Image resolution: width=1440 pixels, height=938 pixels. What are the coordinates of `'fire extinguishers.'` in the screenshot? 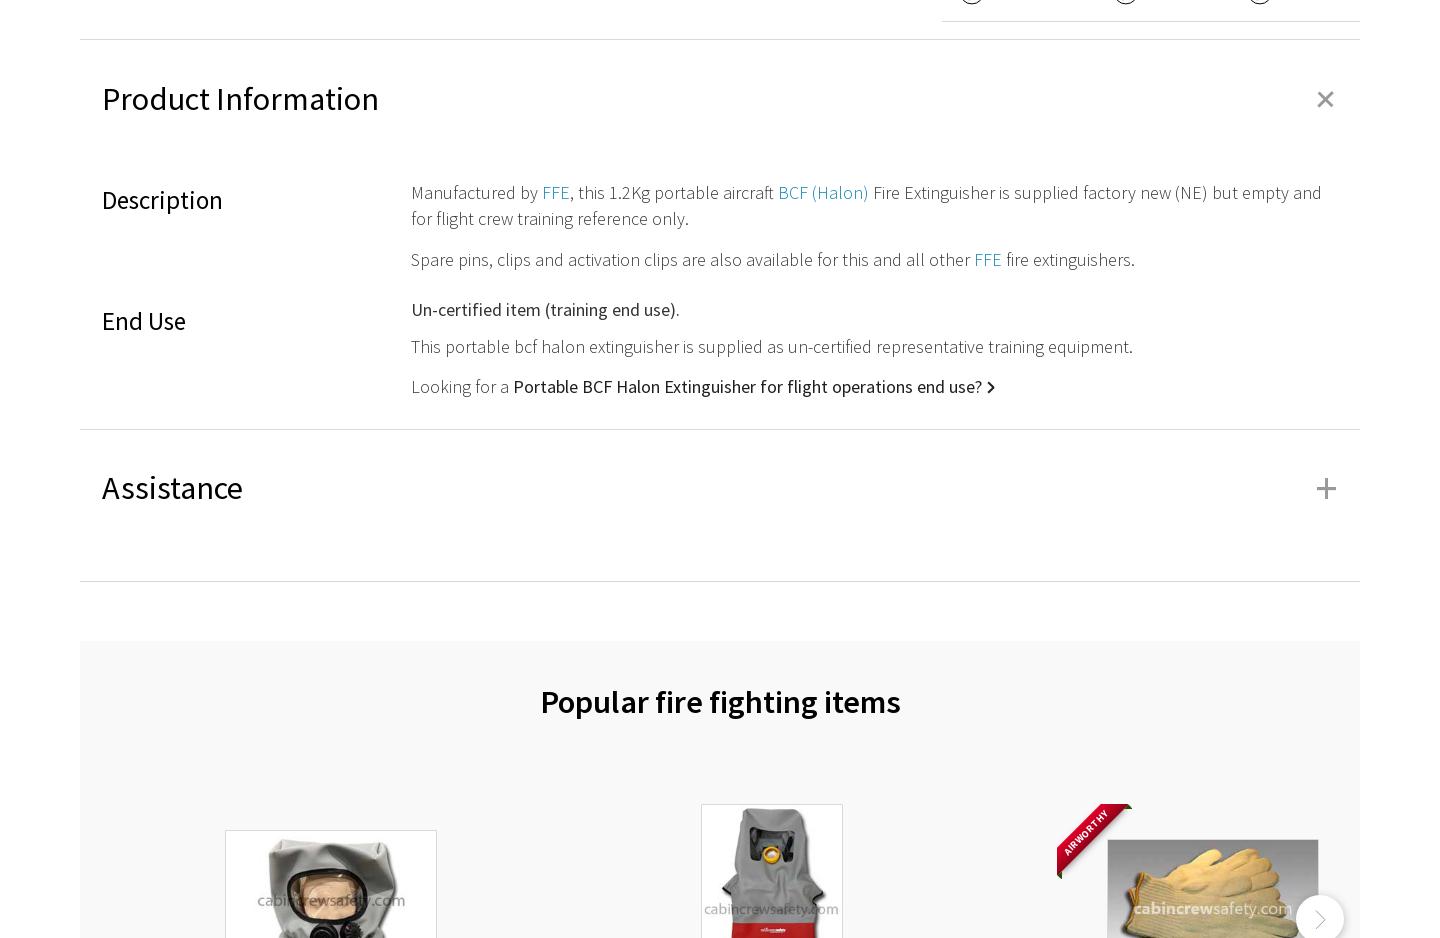 It's located at (1068, 257).